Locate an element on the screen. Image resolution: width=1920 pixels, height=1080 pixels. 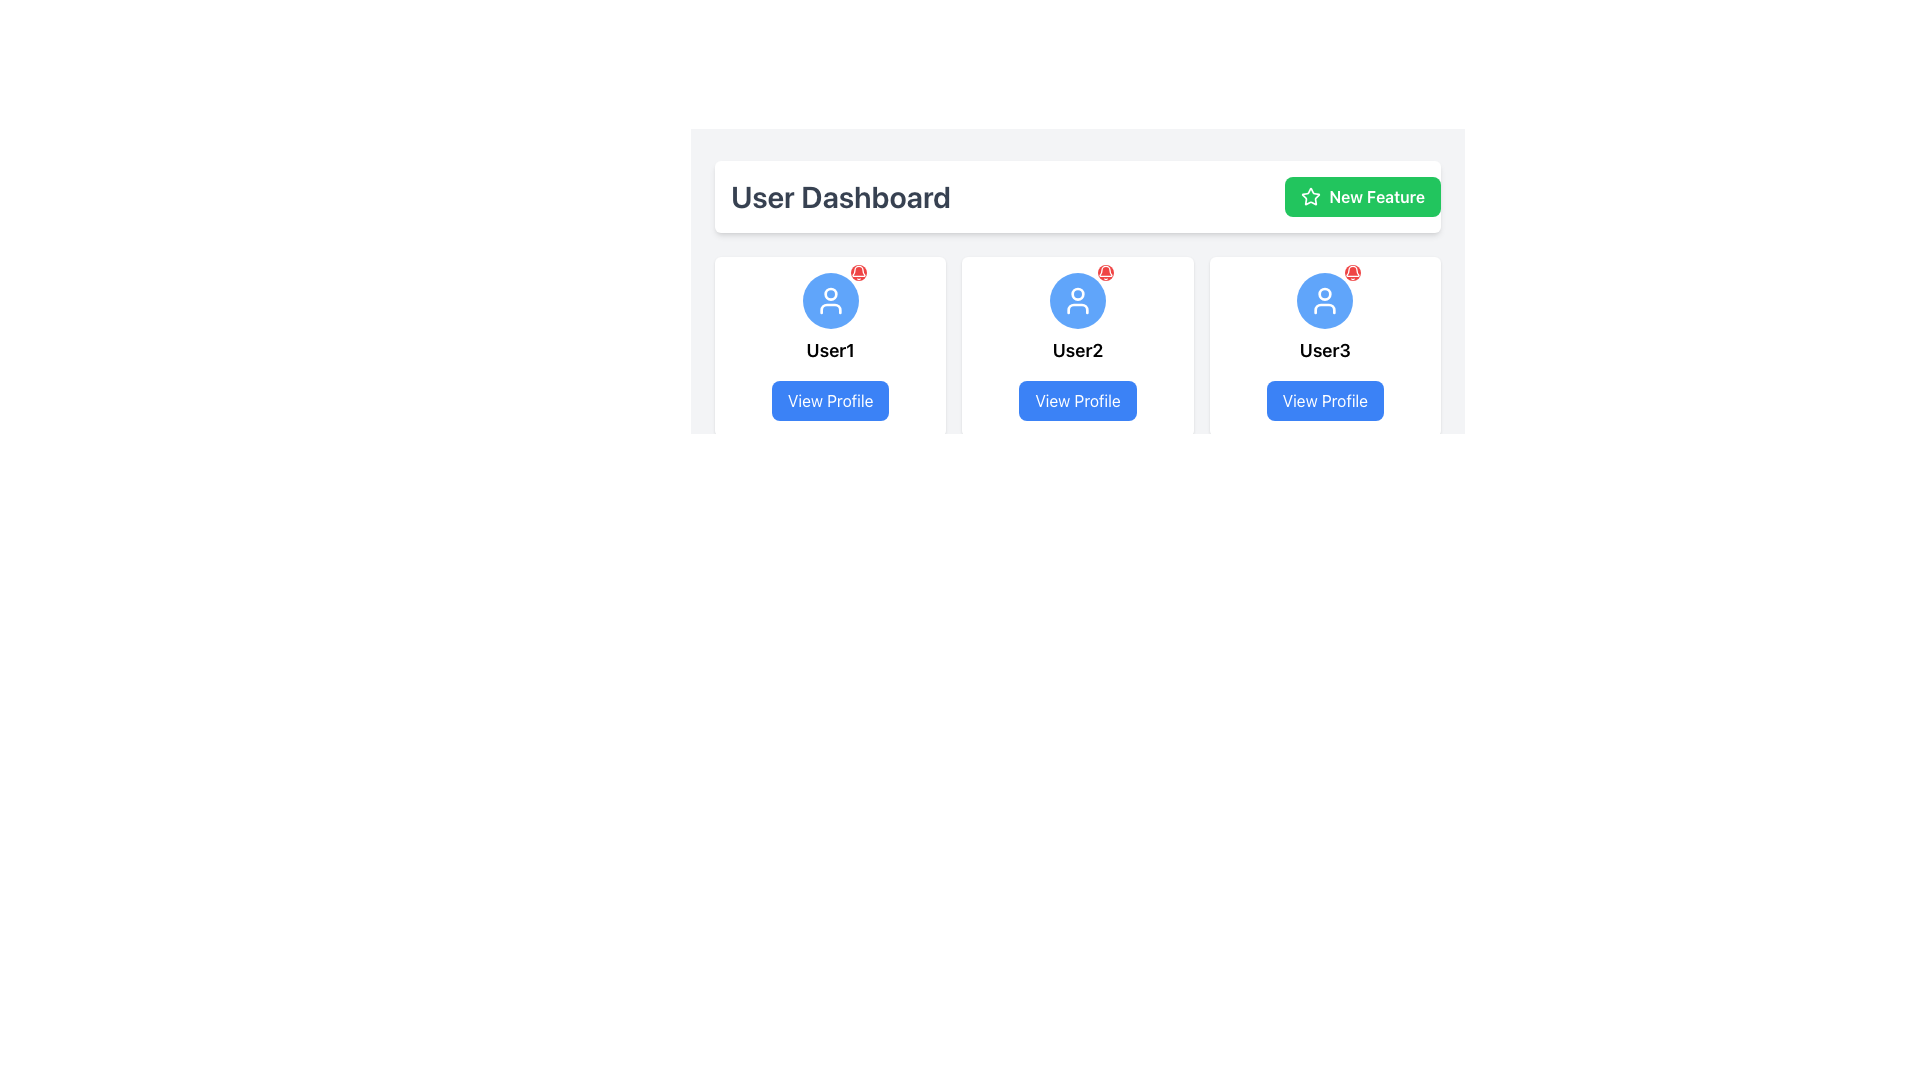
the circular Icon button with a blue background and white user icon located in the profile card labeled 'User2', positioned above the 'View Profile' button is located at coordinates (1076, 300).